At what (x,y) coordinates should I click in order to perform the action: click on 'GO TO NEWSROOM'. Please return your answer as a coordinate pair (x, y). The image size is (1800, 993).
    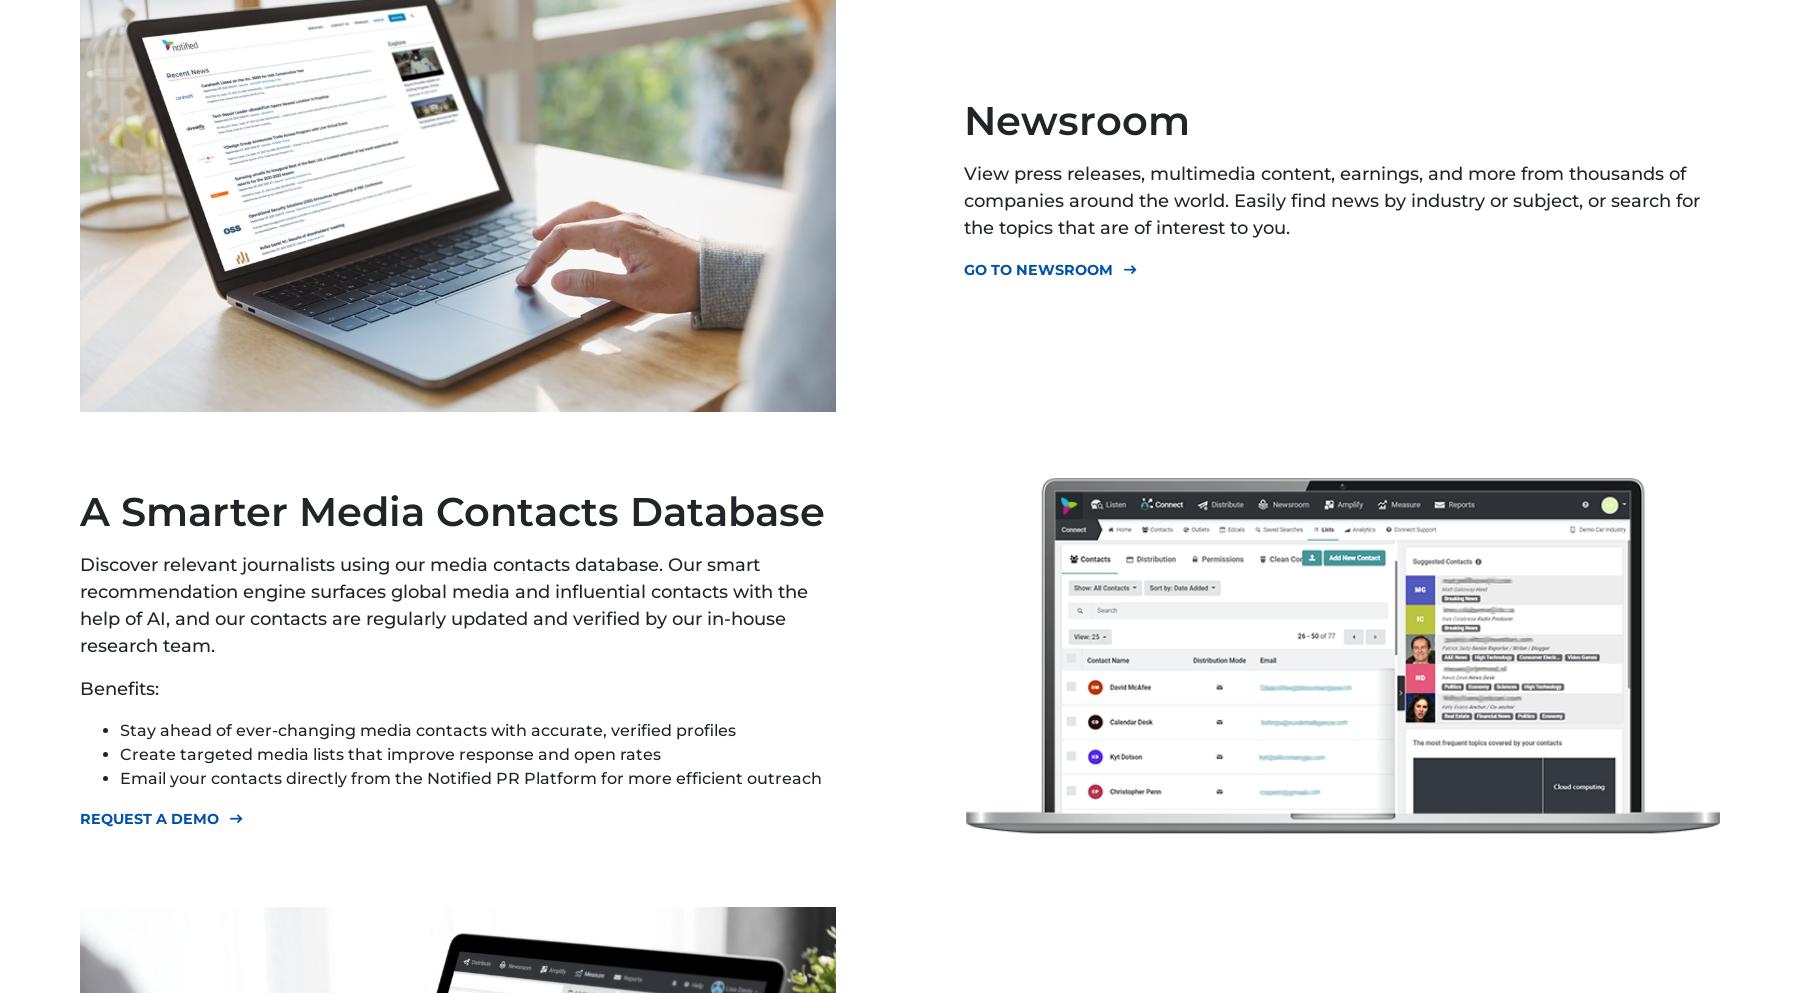
    Looking at the image, I should click on (1038, 269).